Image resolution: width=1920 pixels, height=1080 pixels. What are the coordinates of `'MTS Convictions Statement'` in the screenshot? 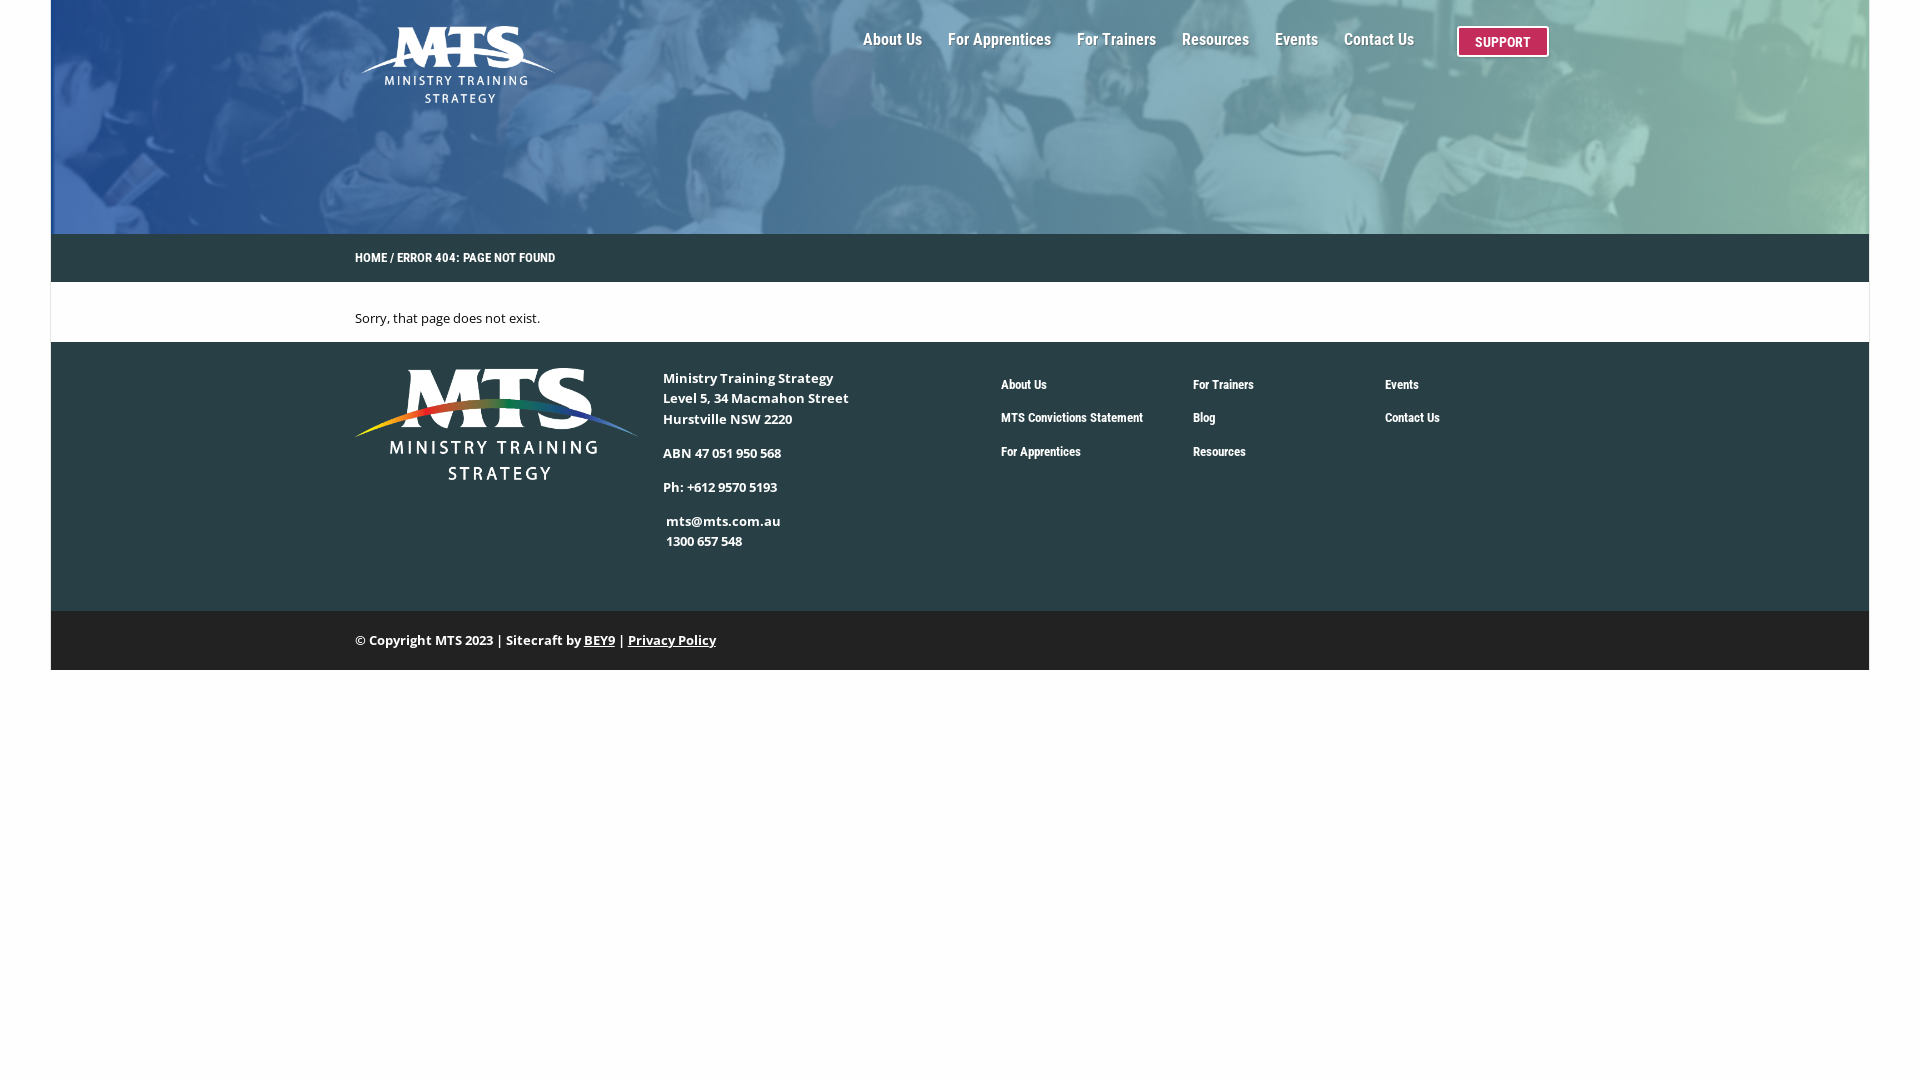 It's located at (1070, 417).